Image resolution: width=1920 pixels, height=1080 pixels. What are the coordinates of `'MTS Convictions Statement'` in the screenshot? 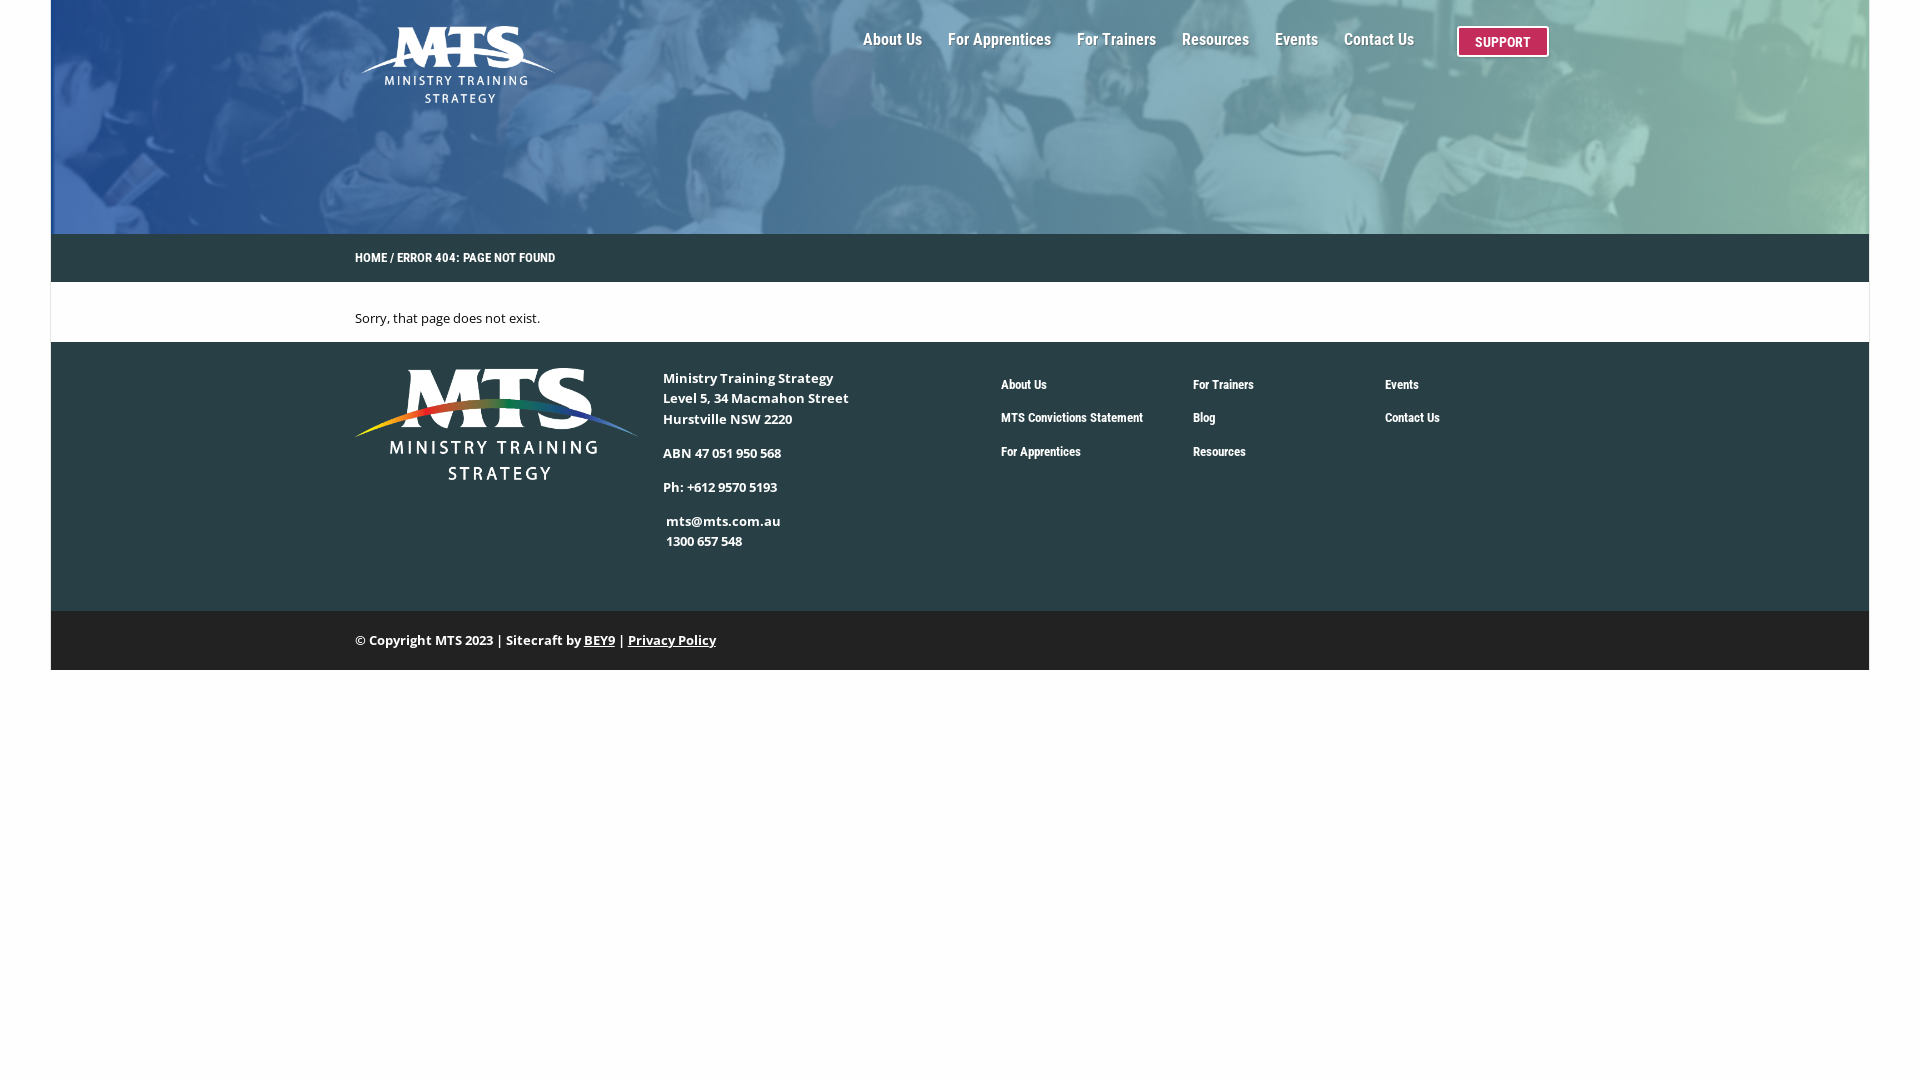 It's located at (1070, 417).